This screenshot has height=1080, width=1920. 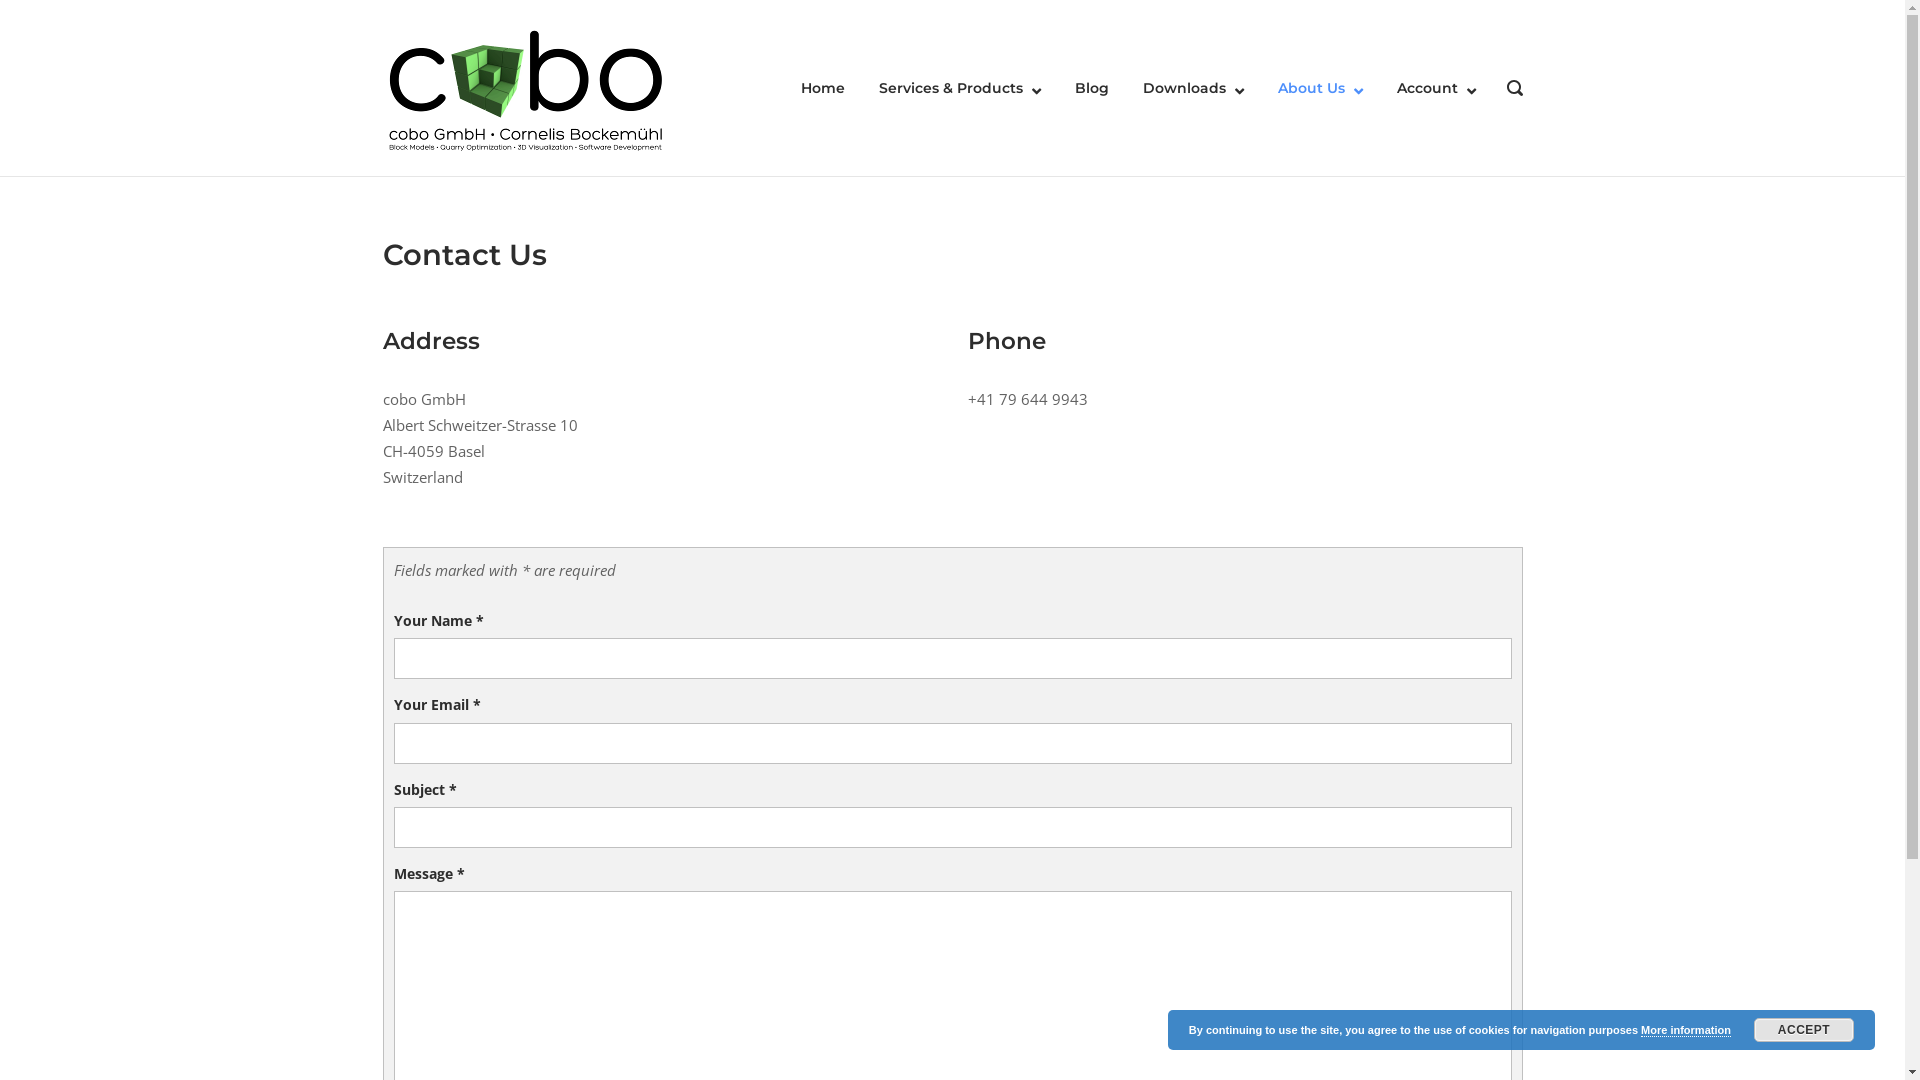 I want to click on 'Blog', so click(x=1089, y=87).